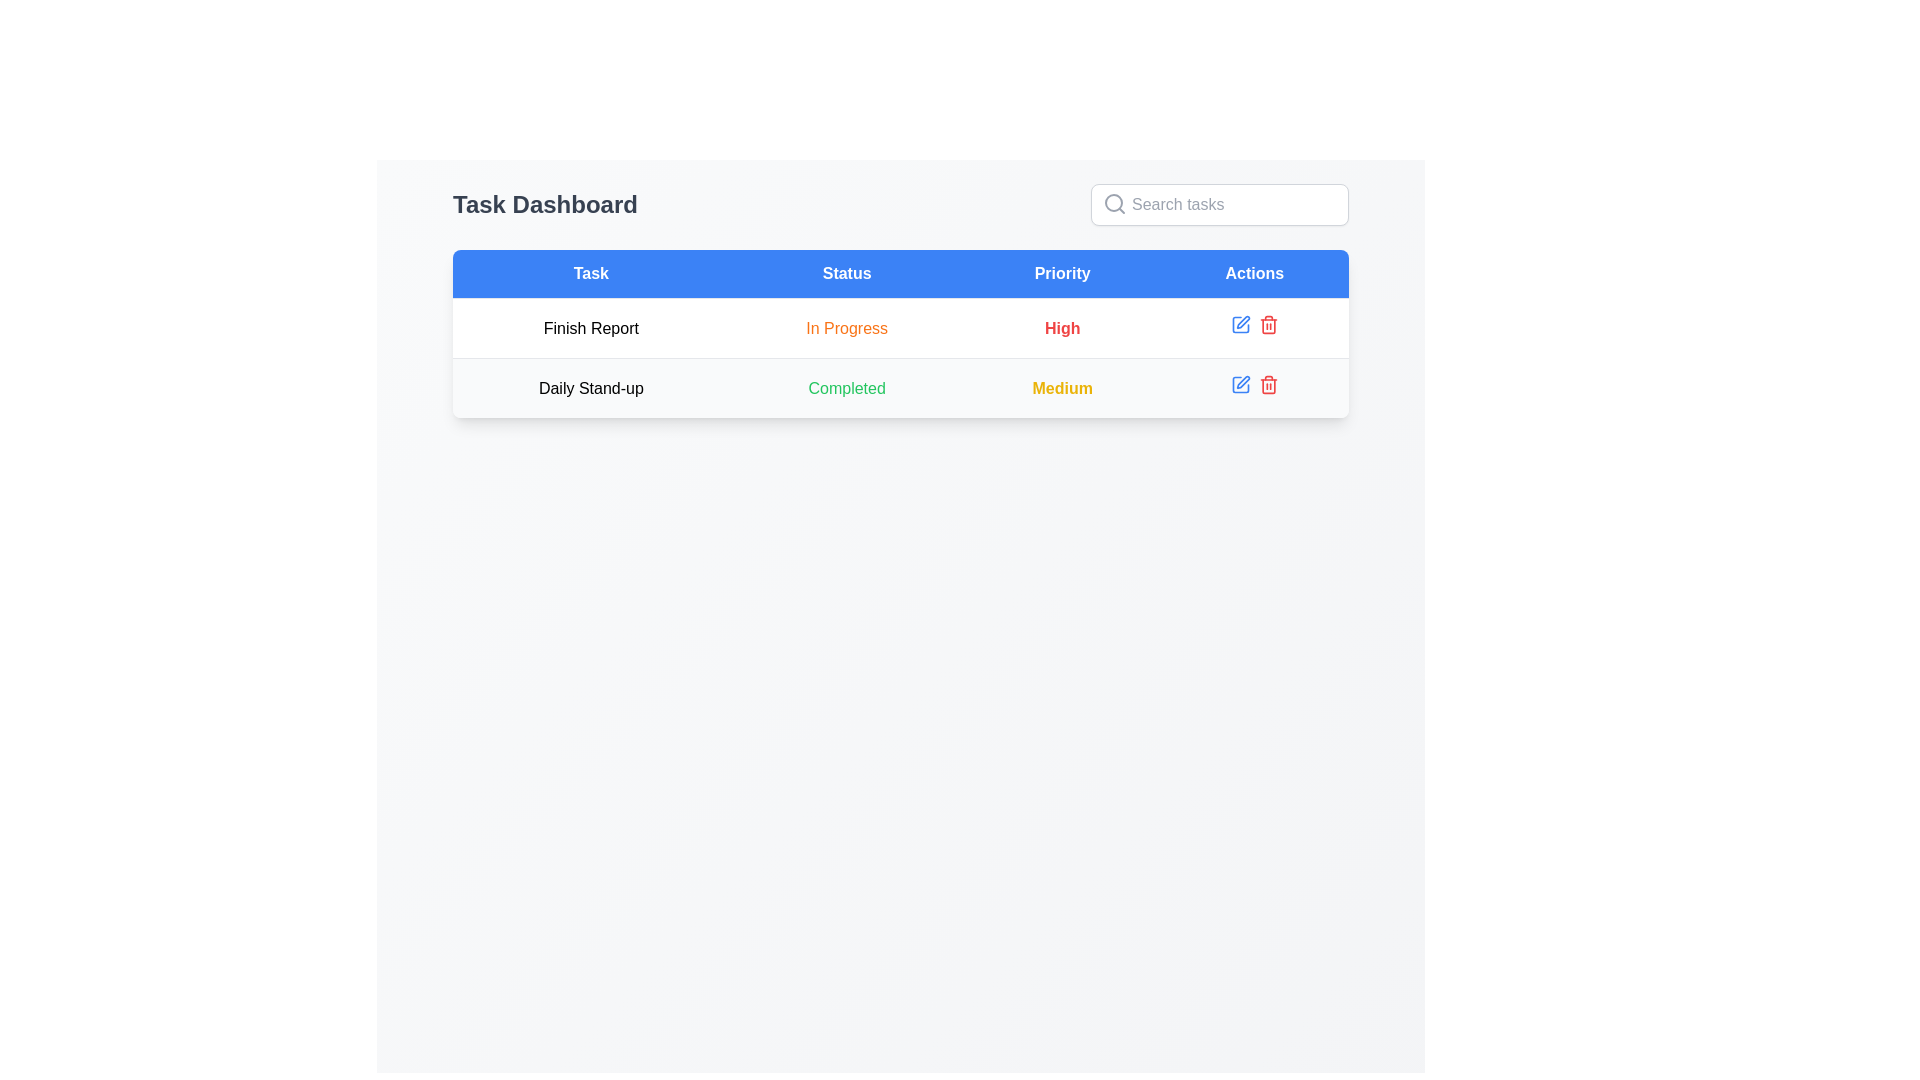  Describe the element at coordinates (1267, 323) in the screenshot. I see `the delete icon in the 'Actions' column of the second row for the task 'Finish Report'` at that location.